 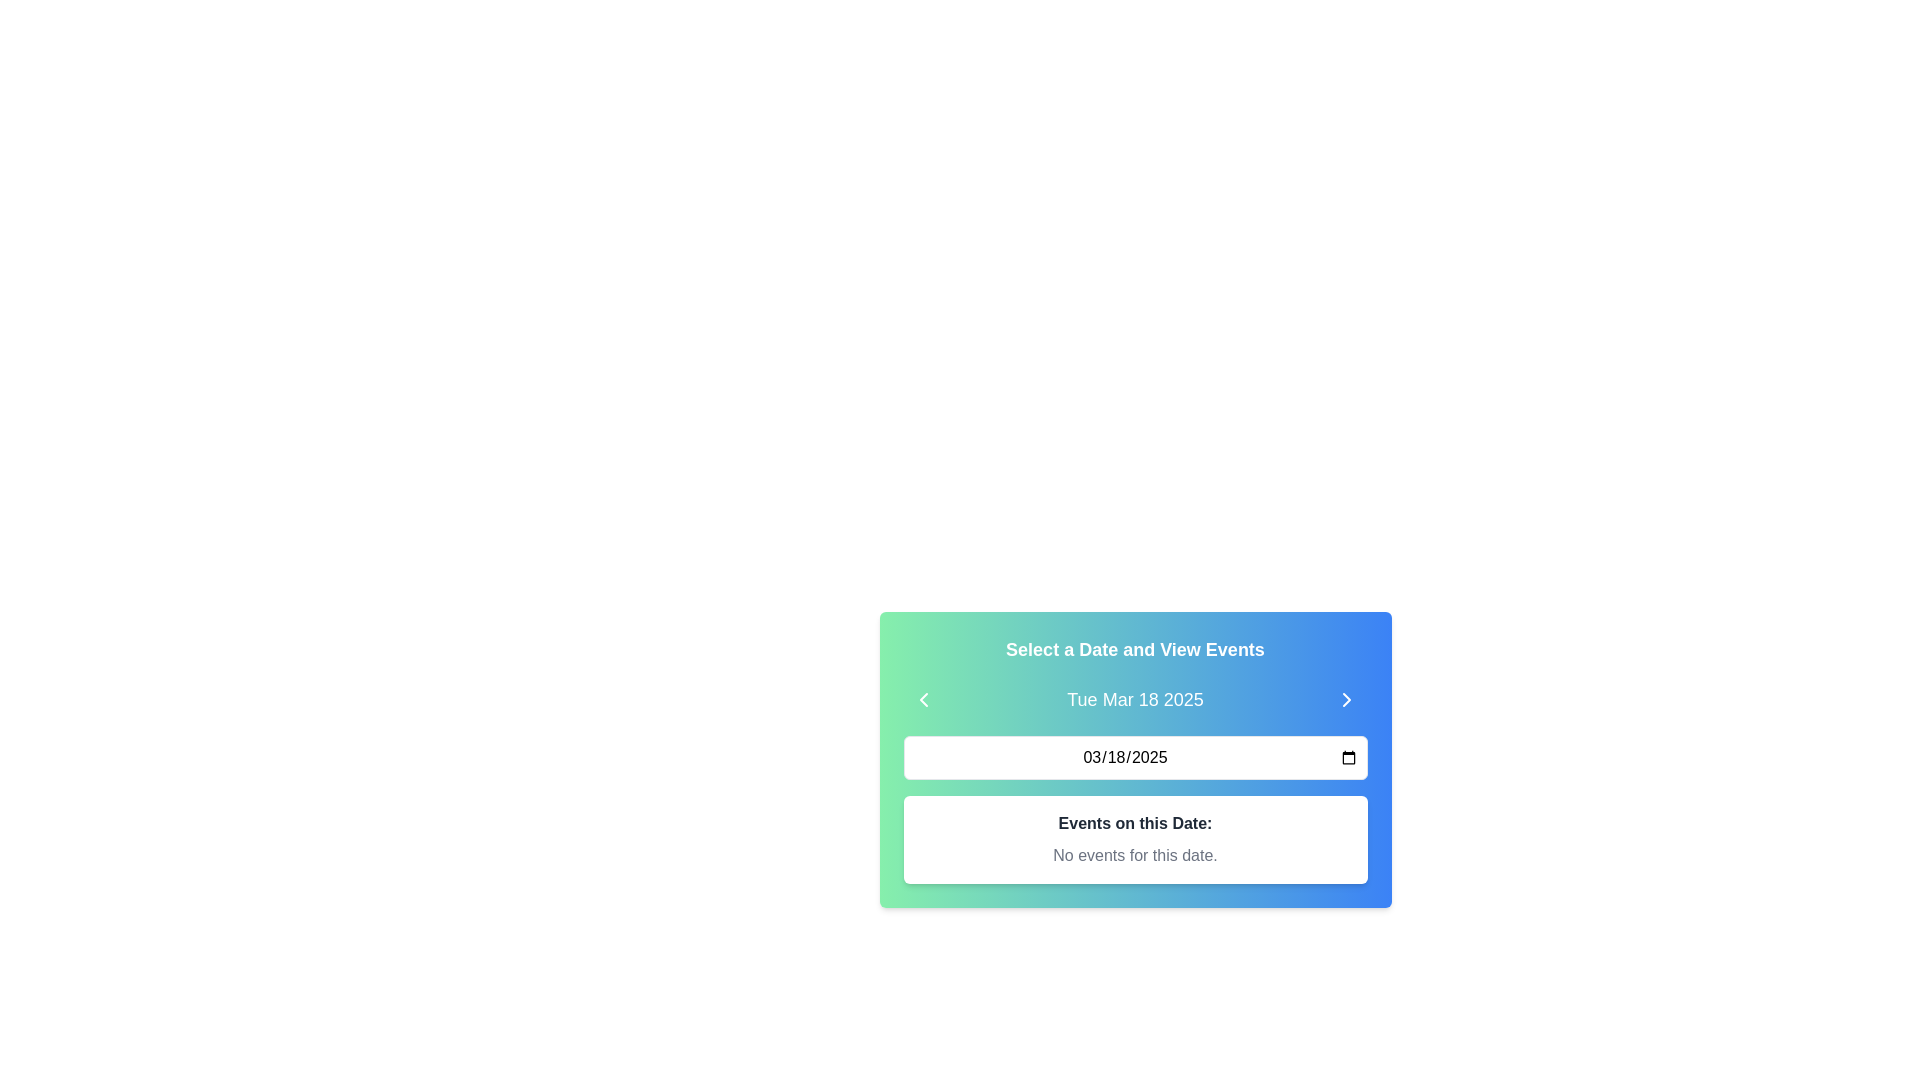 I want to click on the circular button with a right-pointing chevron icon, located to the right of the displayed date 'Tue Mar 18 2025', so click(x=1347, y=698).